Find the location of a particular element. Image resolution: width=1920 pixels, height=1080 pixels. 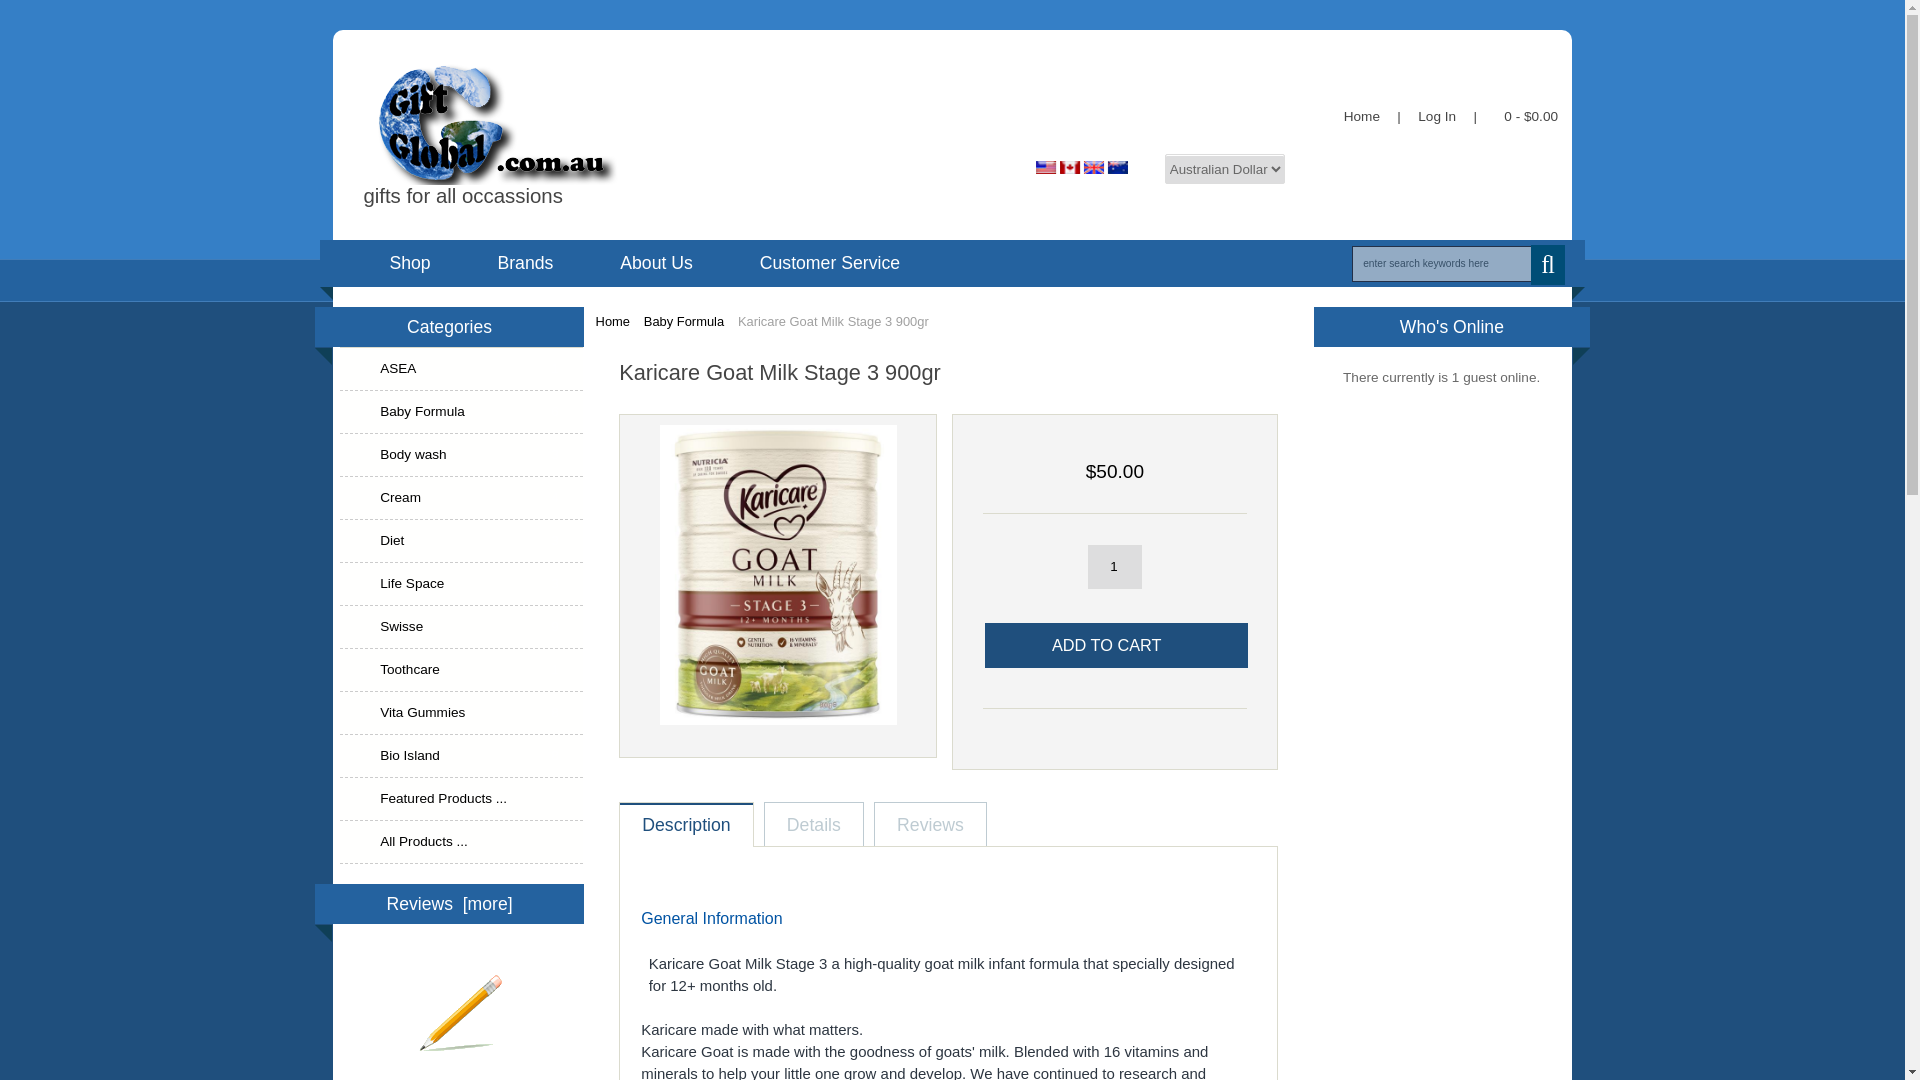

'Add to Cart' is located at coordinates (1115, 645).